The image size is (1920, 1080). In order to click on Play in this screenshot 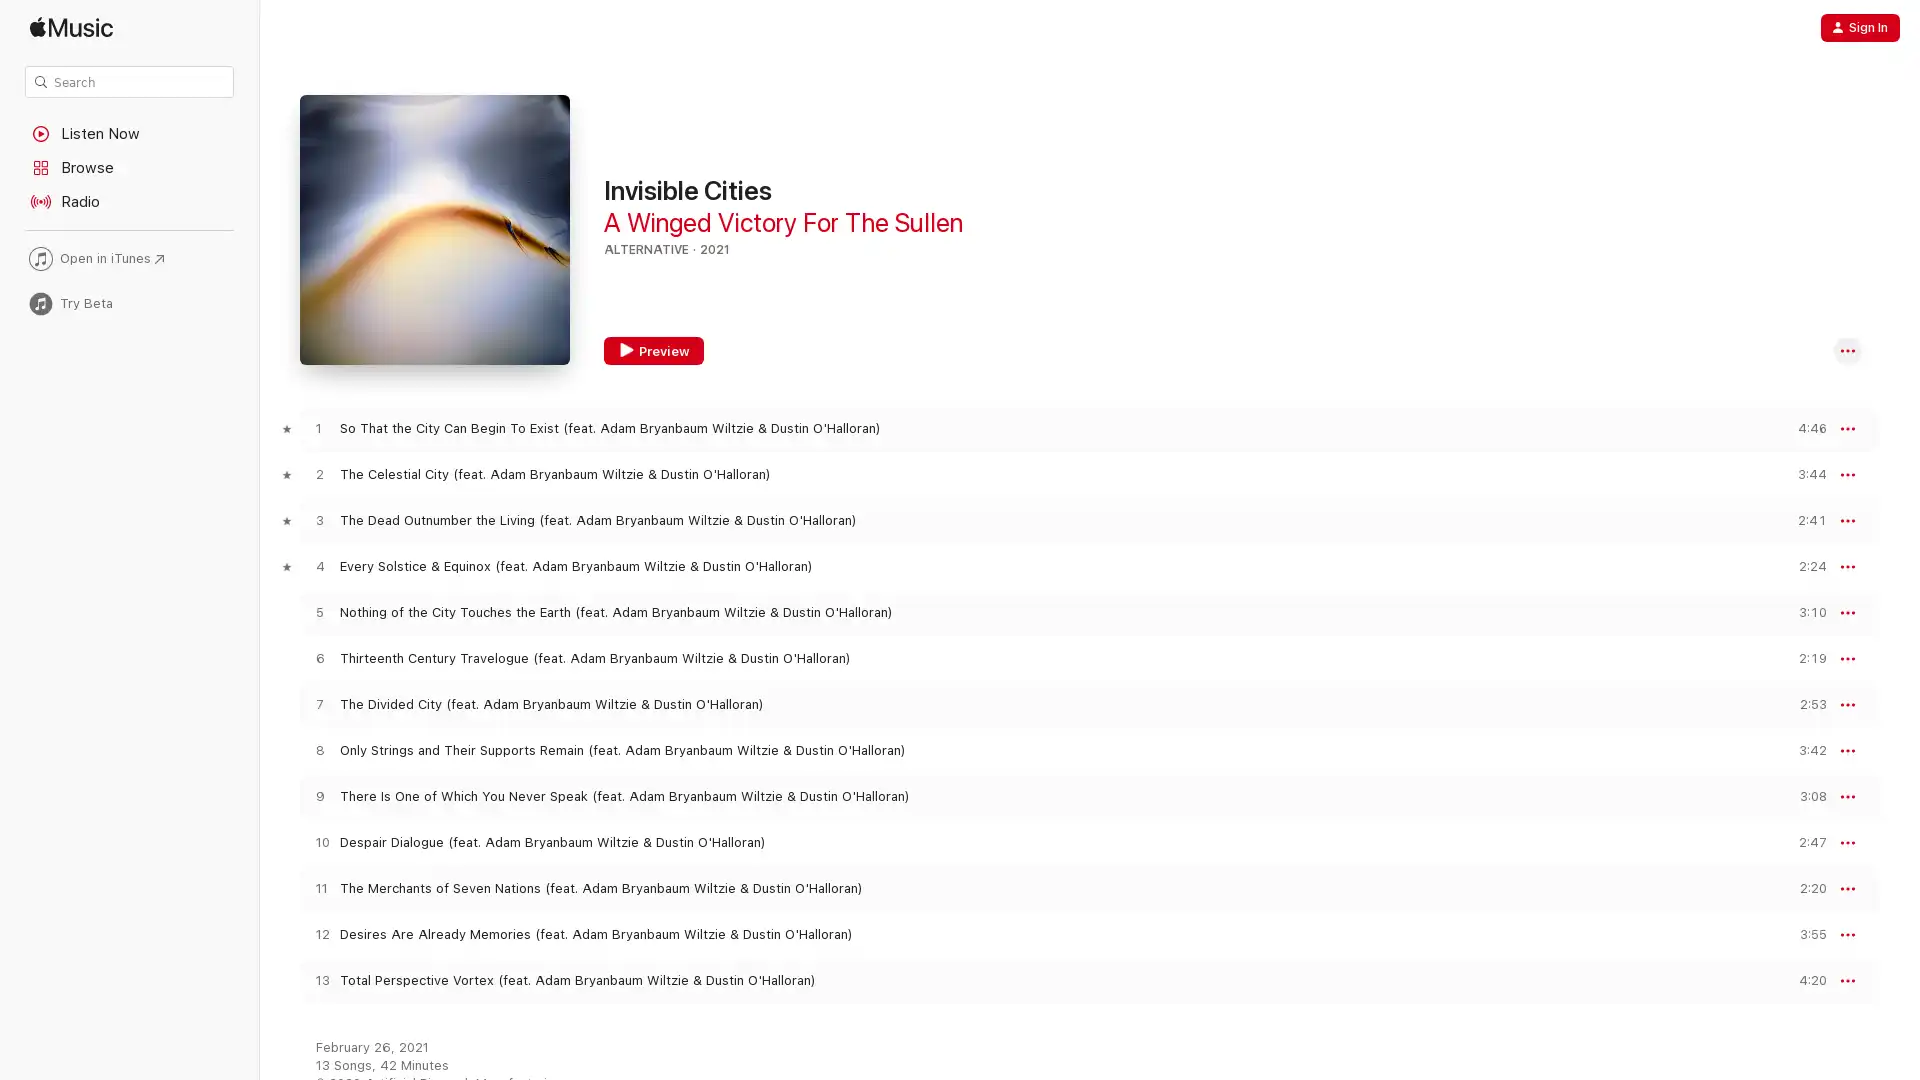, I will do `click(318, 979)`.